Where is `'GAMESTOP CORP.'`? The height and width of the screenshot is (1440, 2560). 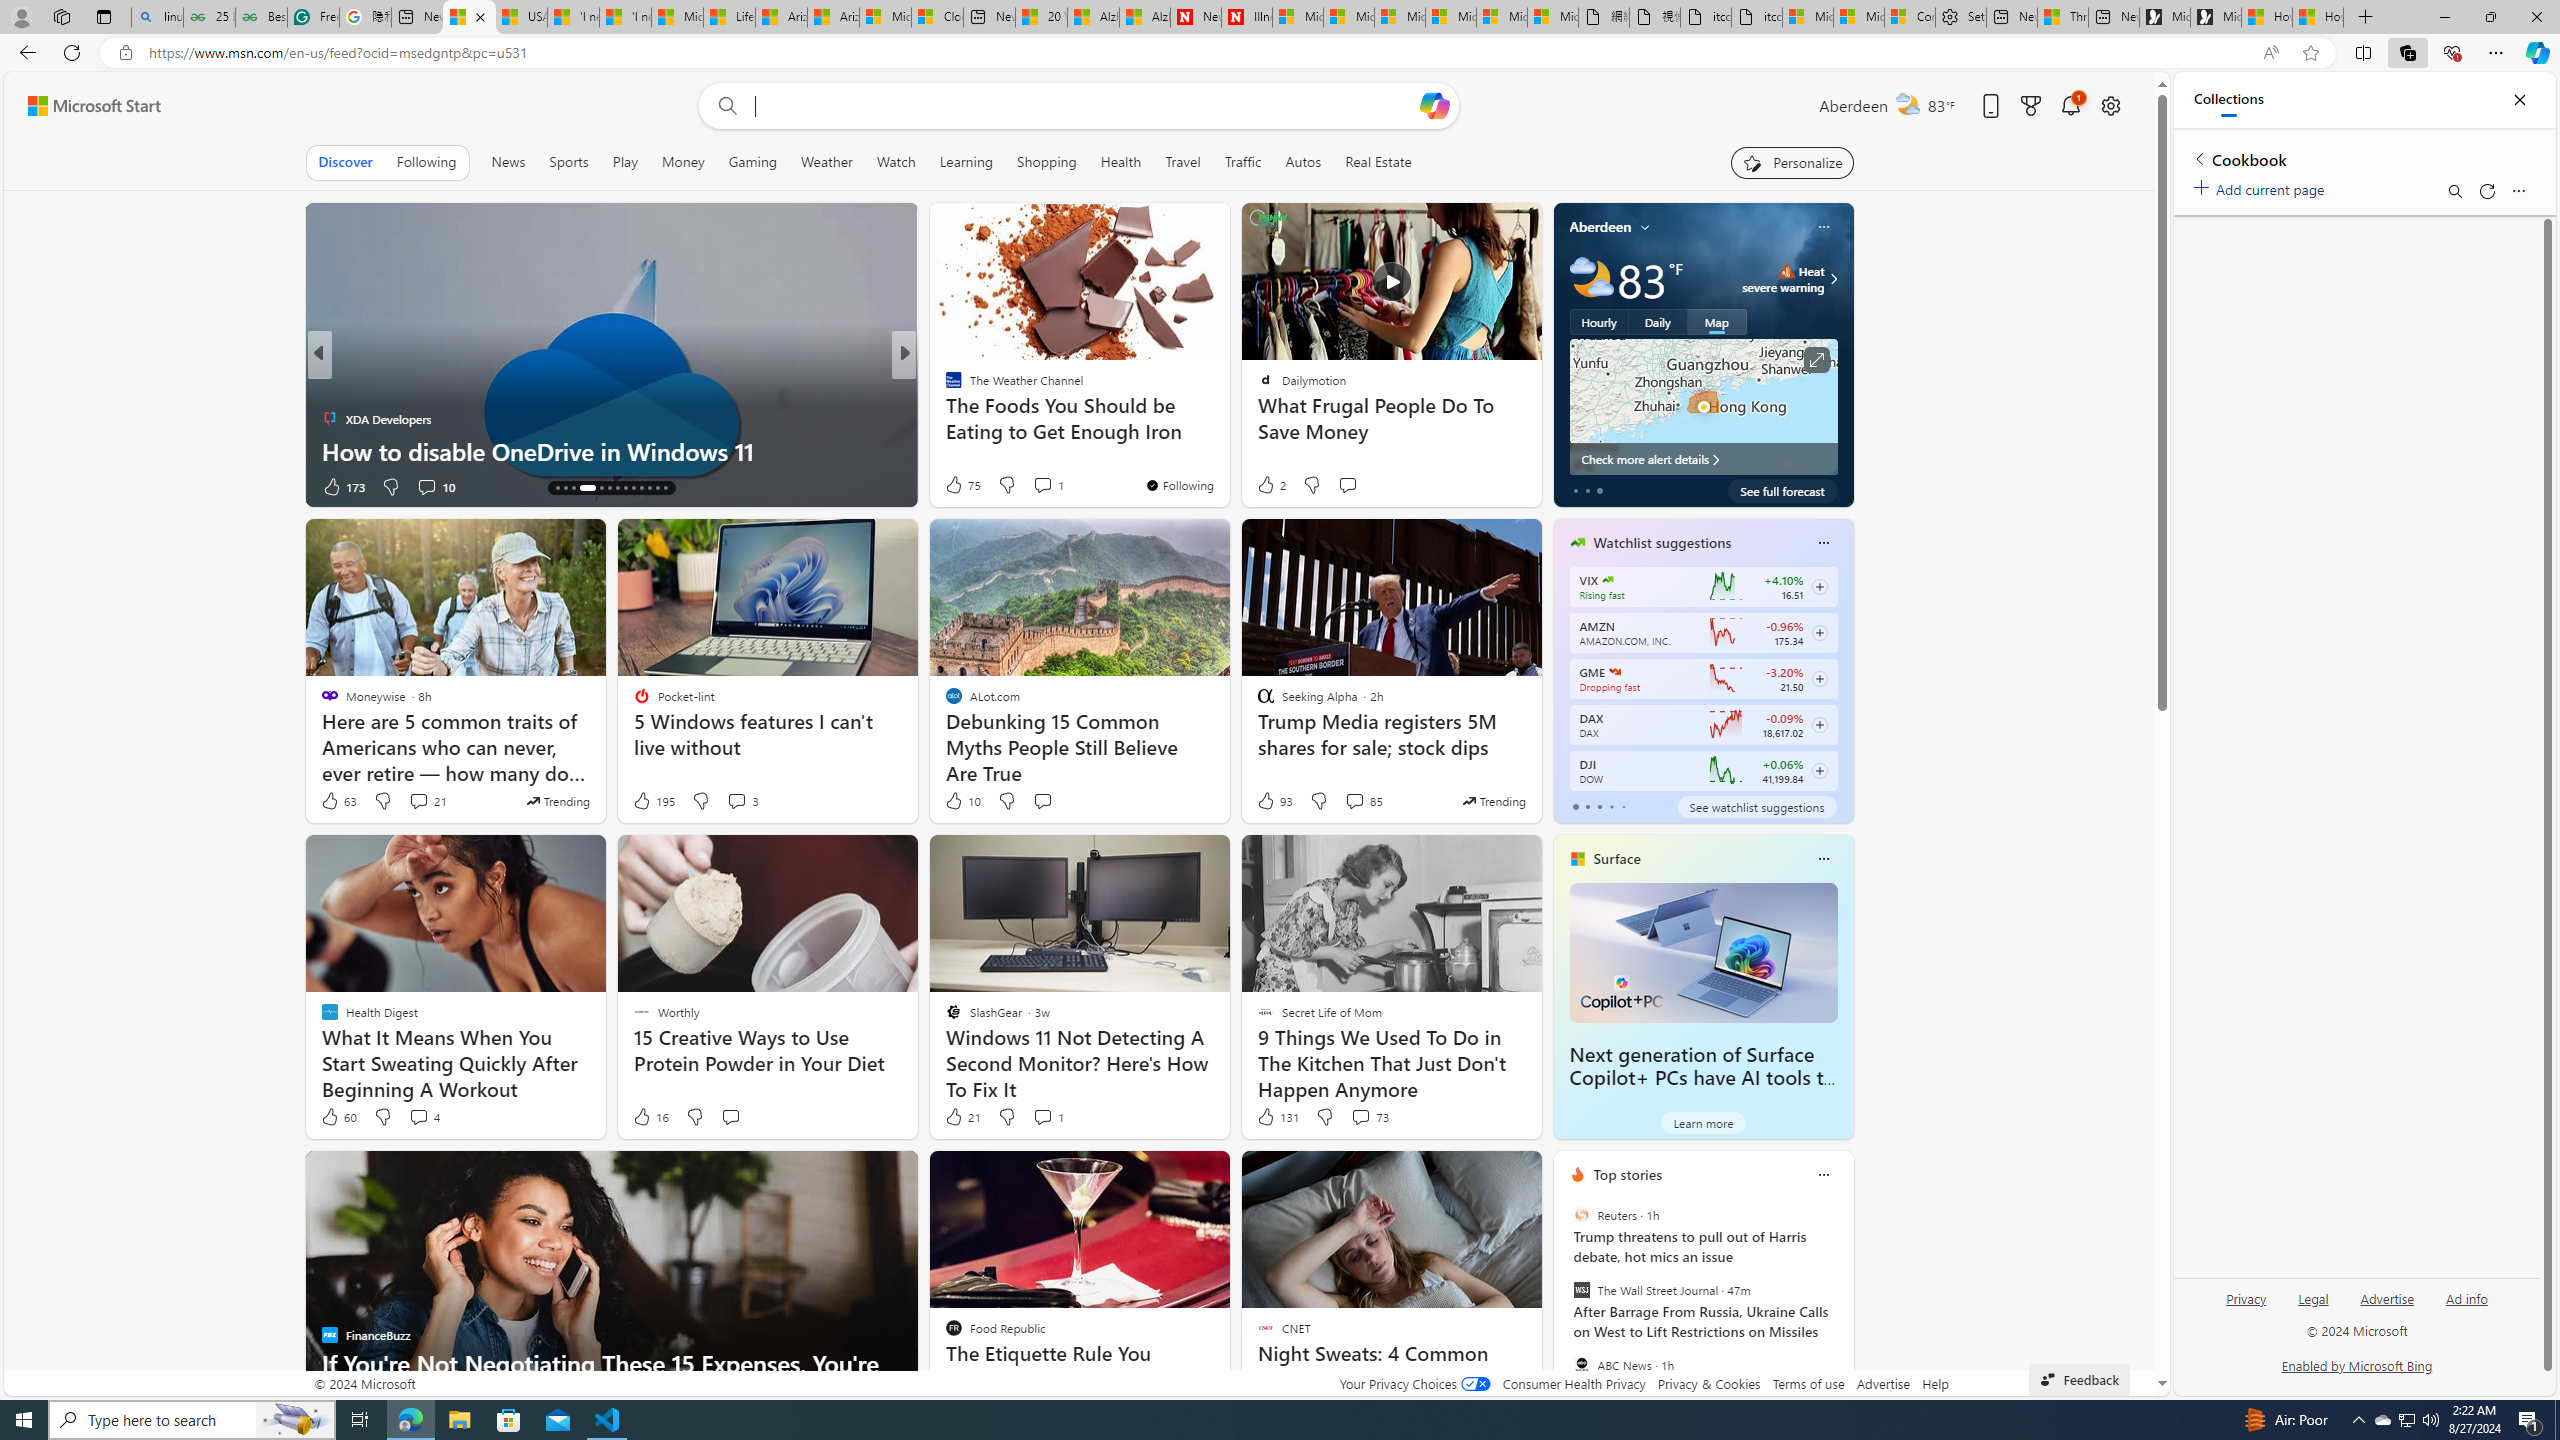 'GAMESTOP CORP.' is located at coordinates (1615, 670).